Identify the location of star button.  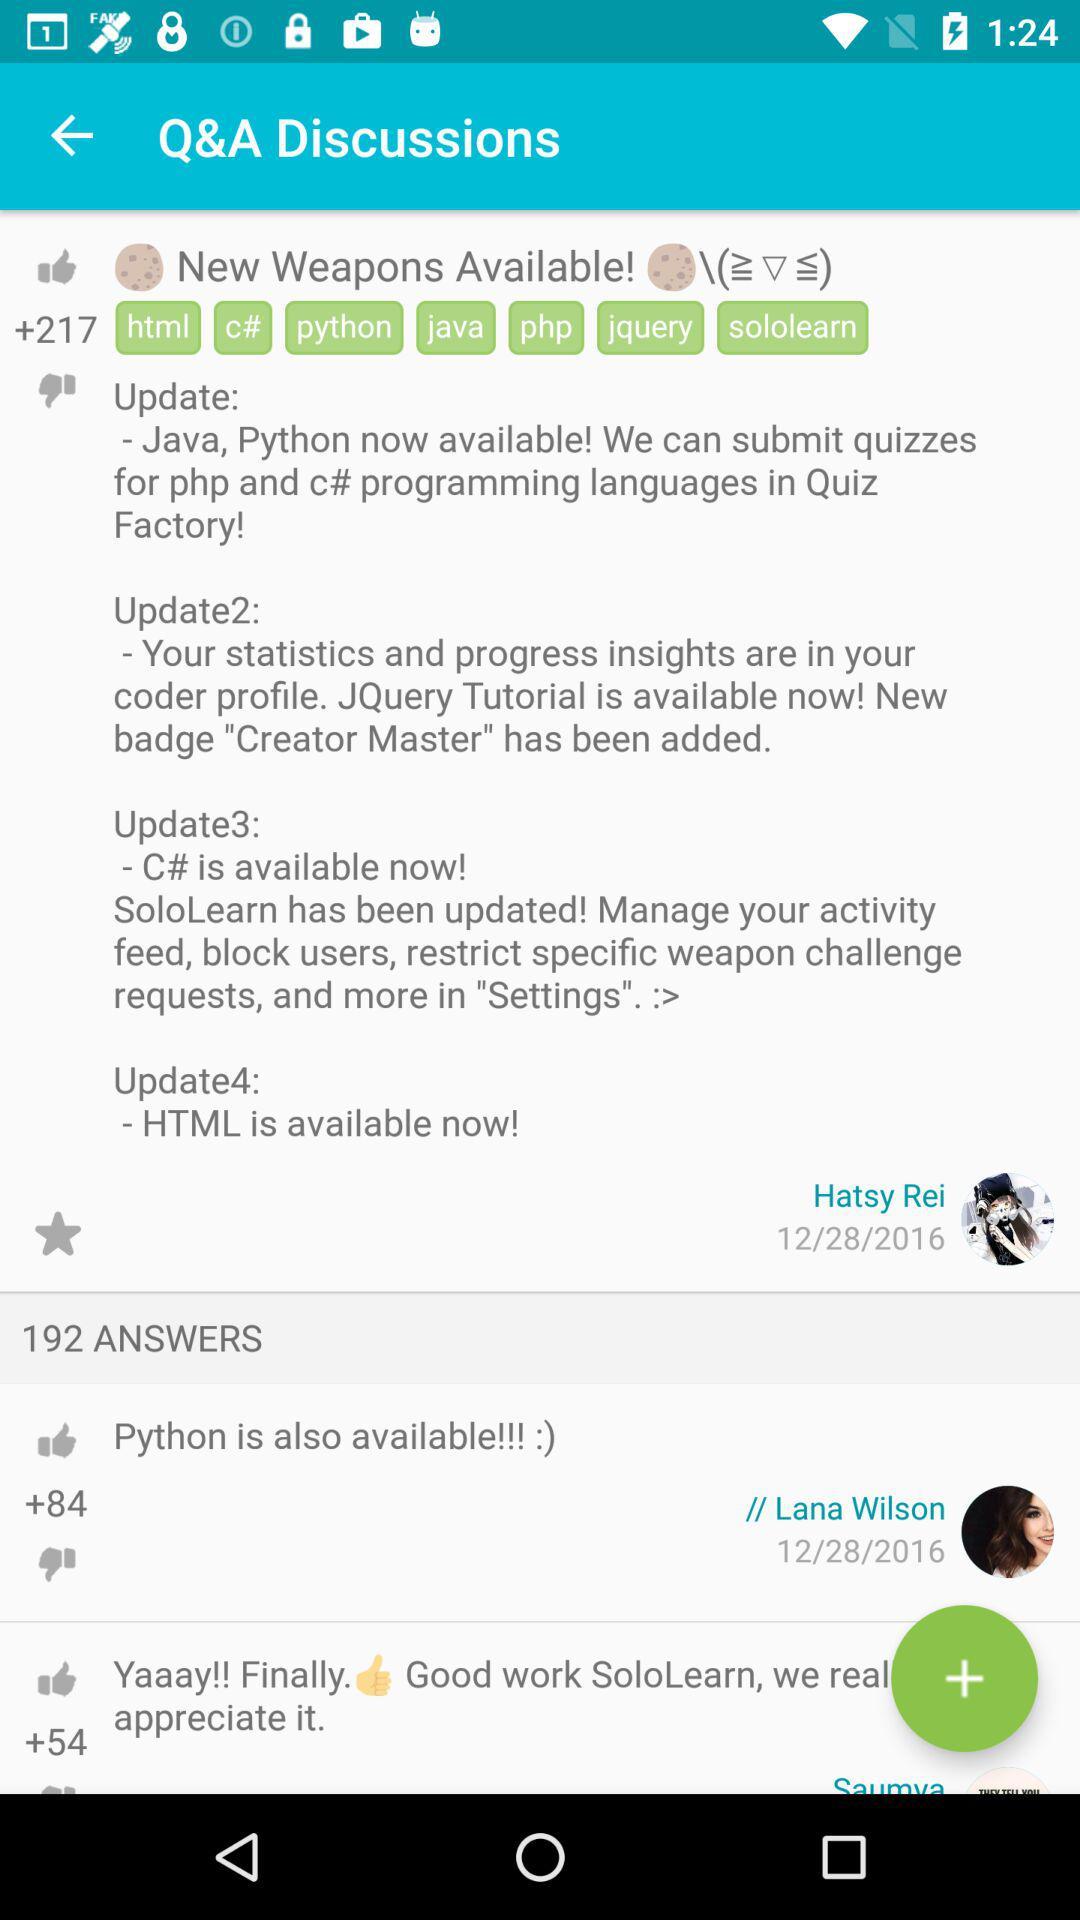
(56, 1232).